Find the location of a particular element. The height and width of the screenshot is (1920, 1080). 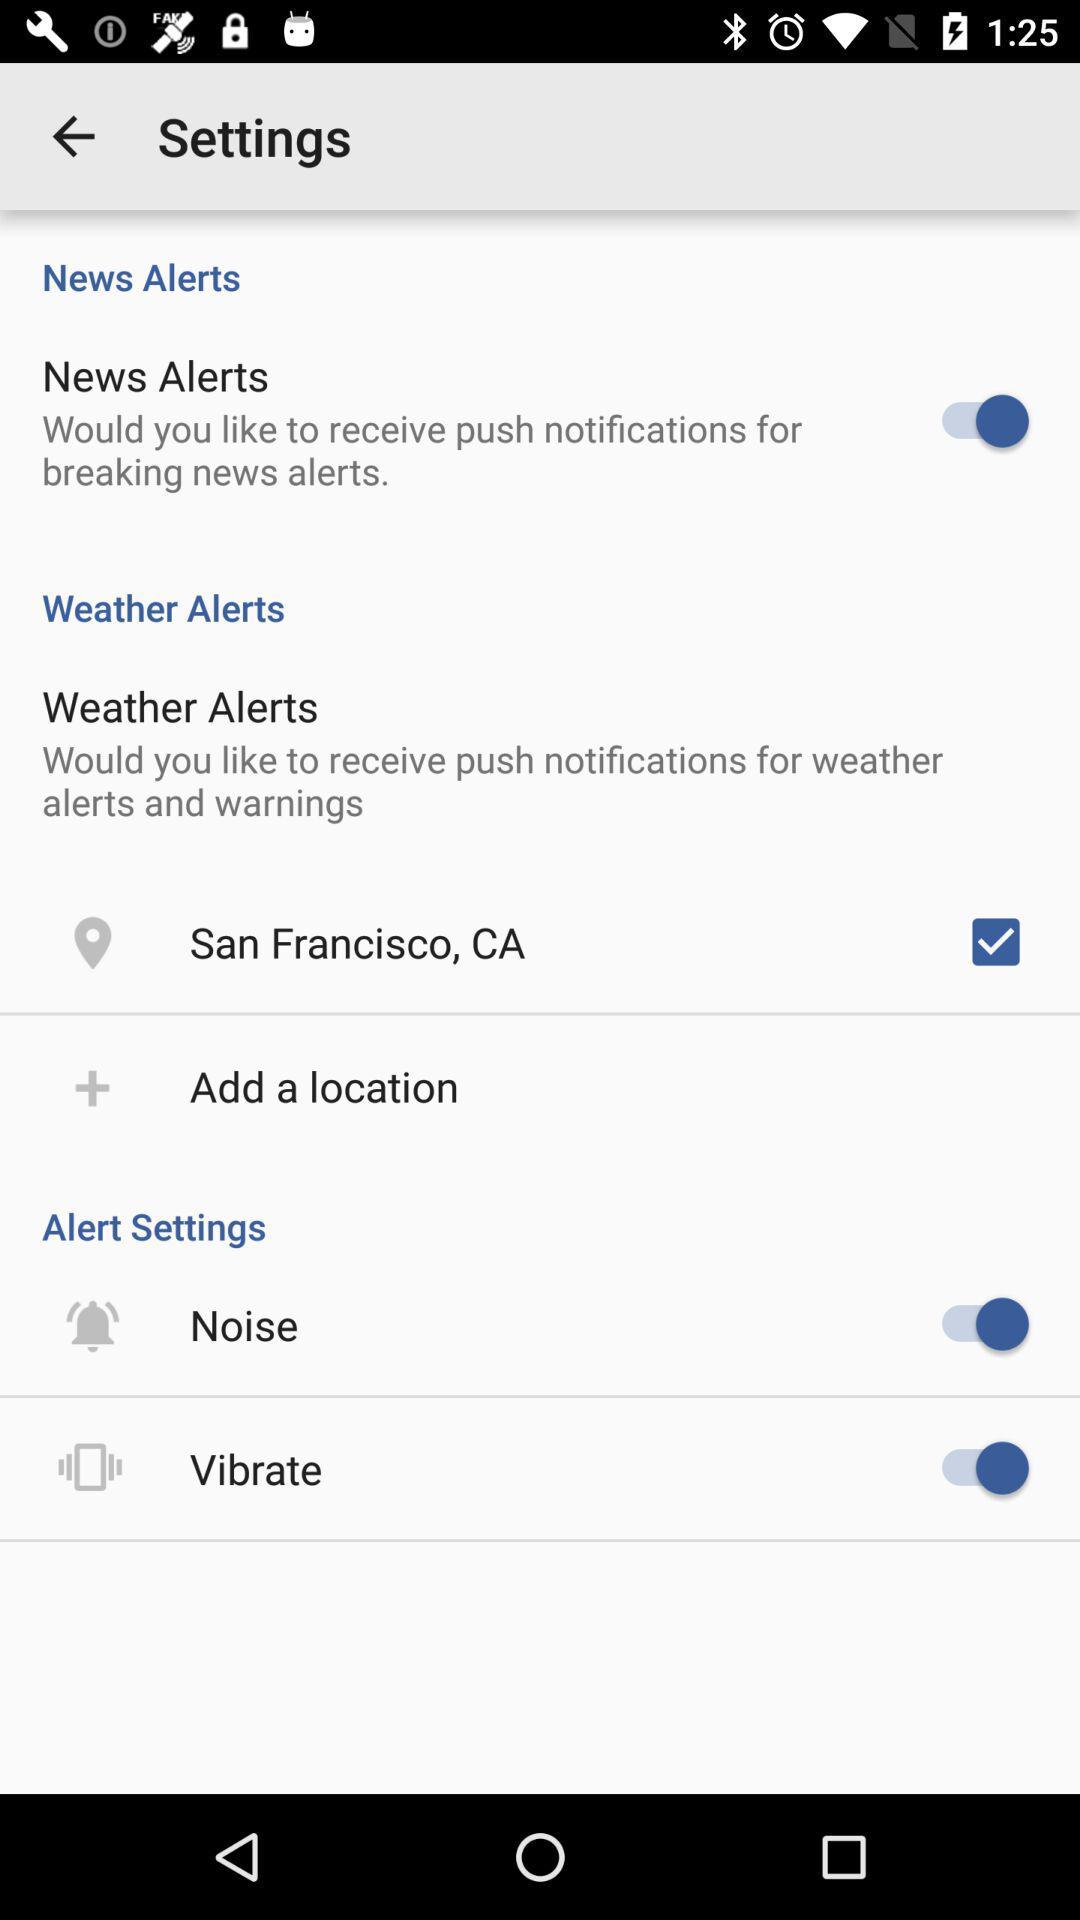

icon next to settings  app is located at coordinates (72, 135).